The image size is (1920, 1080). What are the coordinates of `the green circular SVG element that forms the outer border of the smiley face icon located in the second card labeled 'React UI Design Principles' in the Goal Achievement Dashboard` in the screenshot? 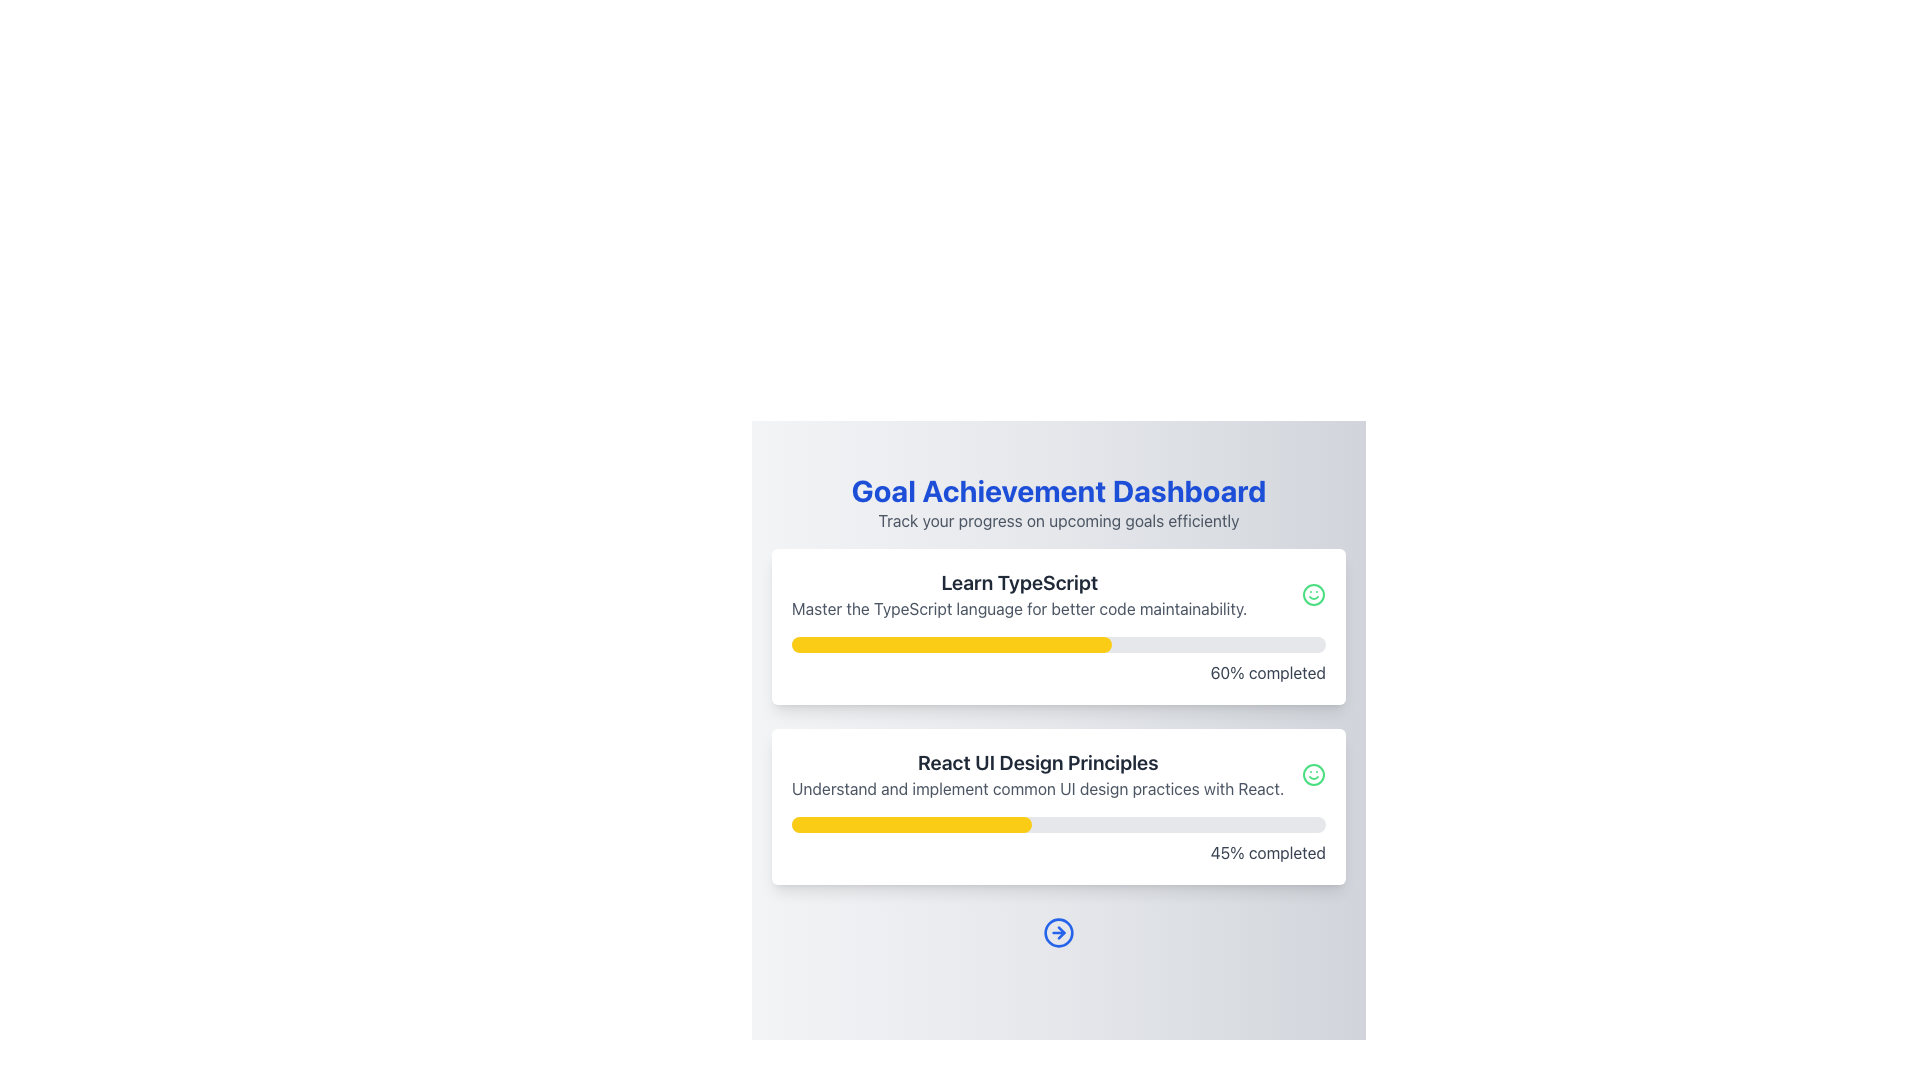 It's located at (1314, 774).